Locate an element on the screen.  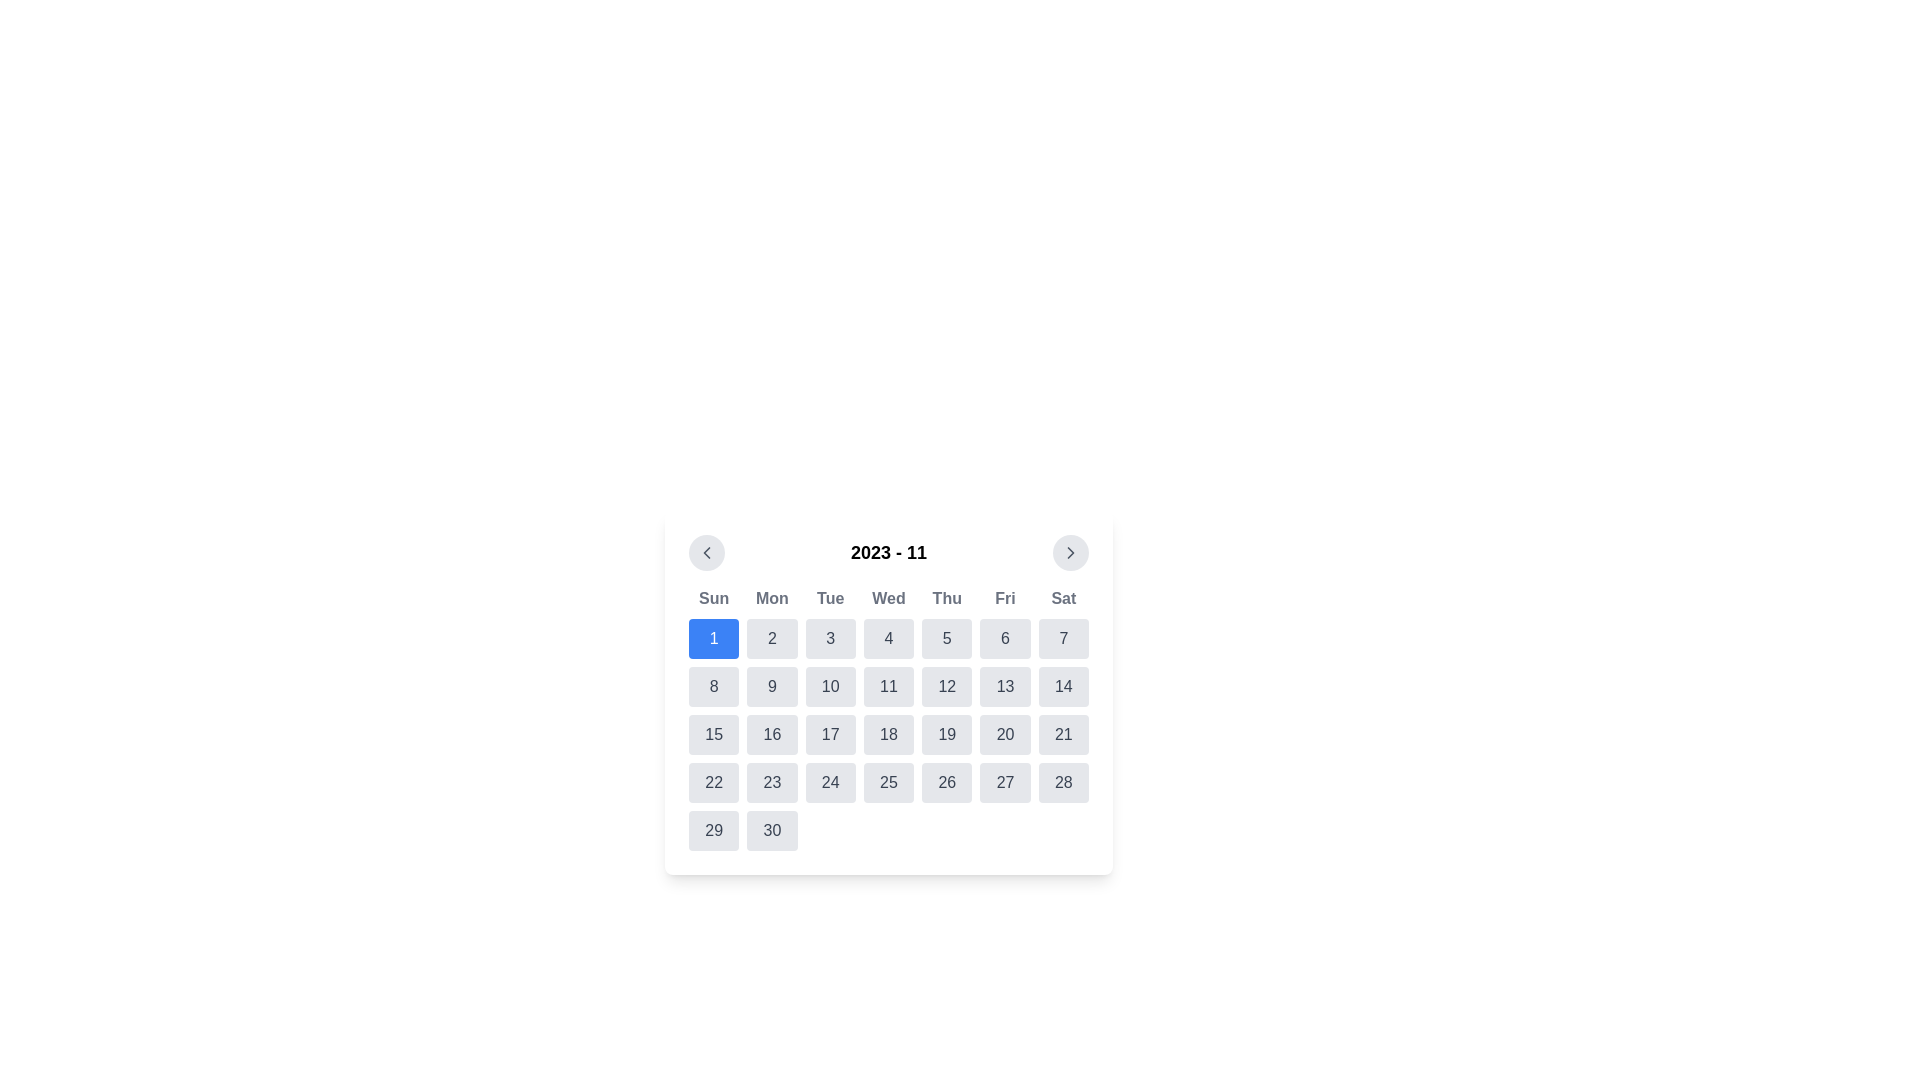
the navigational button located on the left side of the header showing the date '2023 - 11' is located at coordinates (706, 552).